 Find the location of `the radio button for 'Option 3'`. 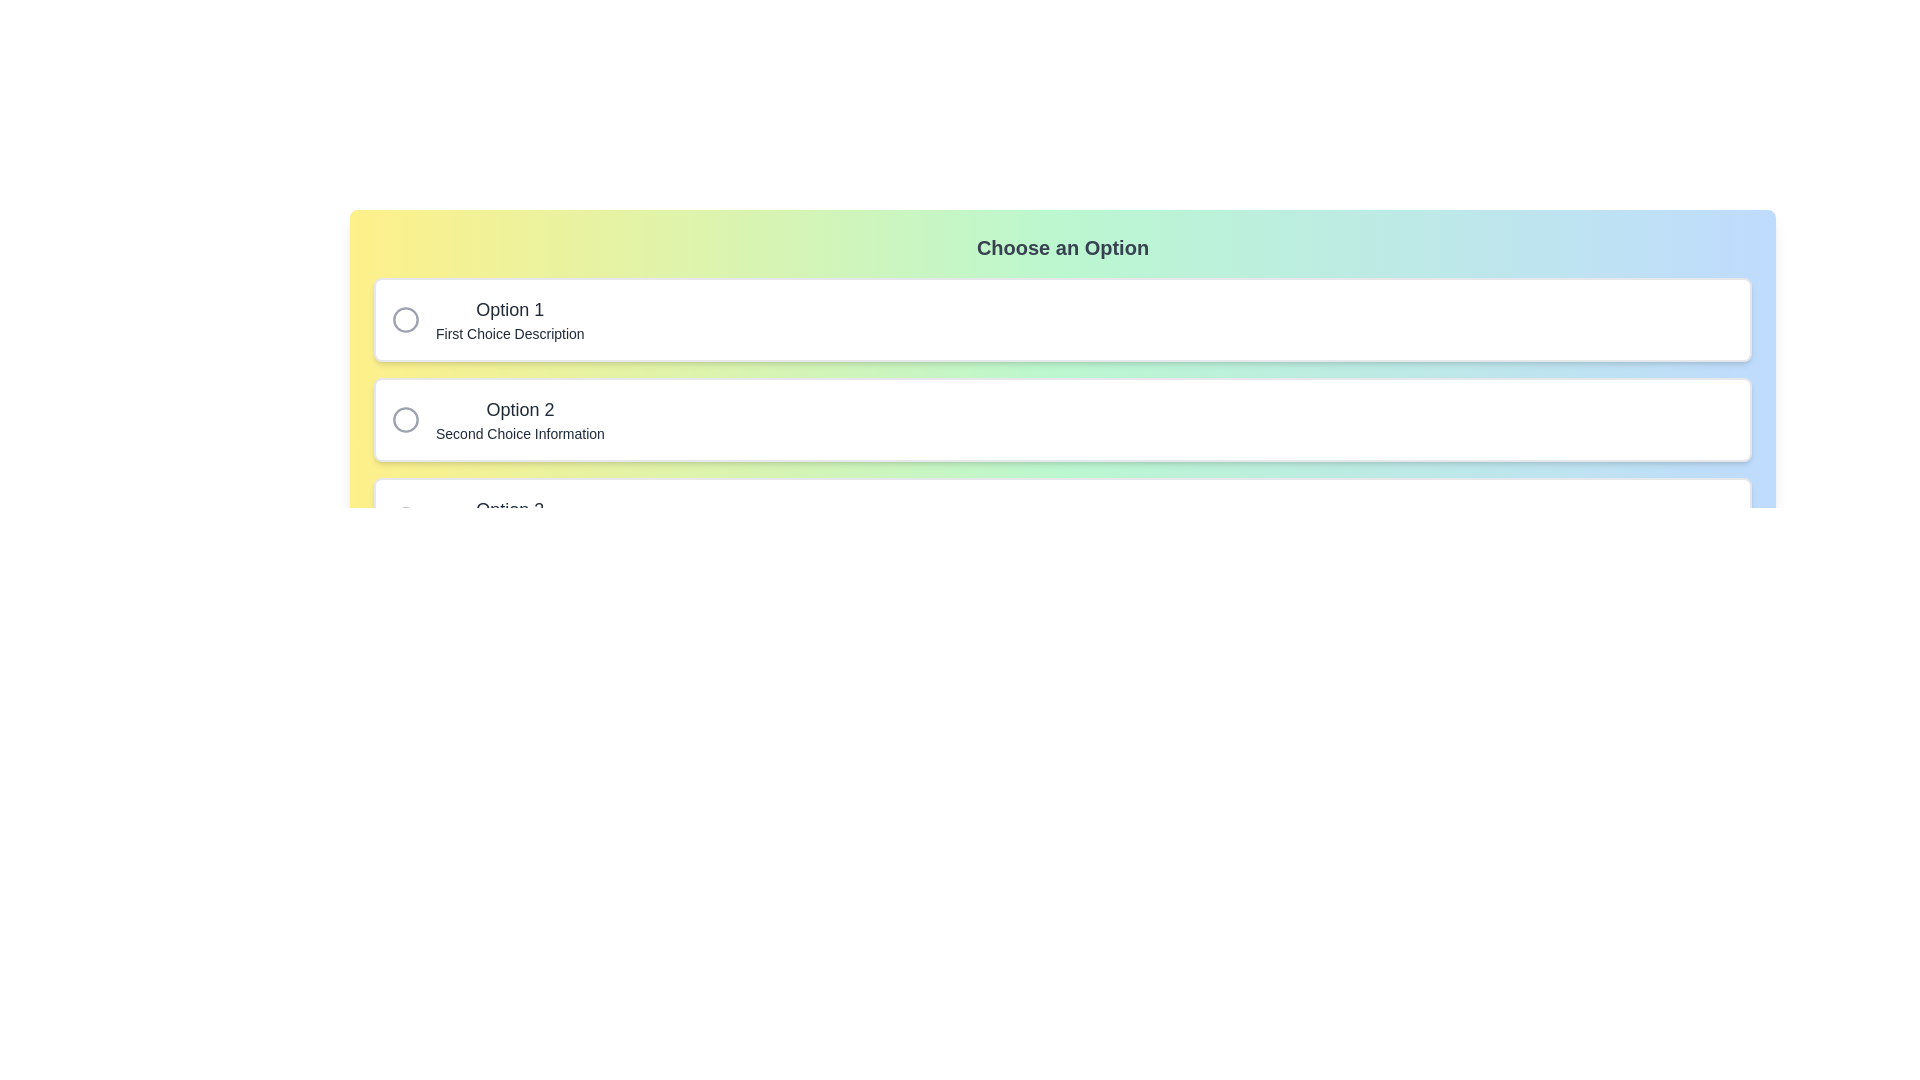

the radio button for 'Option 3' is located at coordinates (405, 519).